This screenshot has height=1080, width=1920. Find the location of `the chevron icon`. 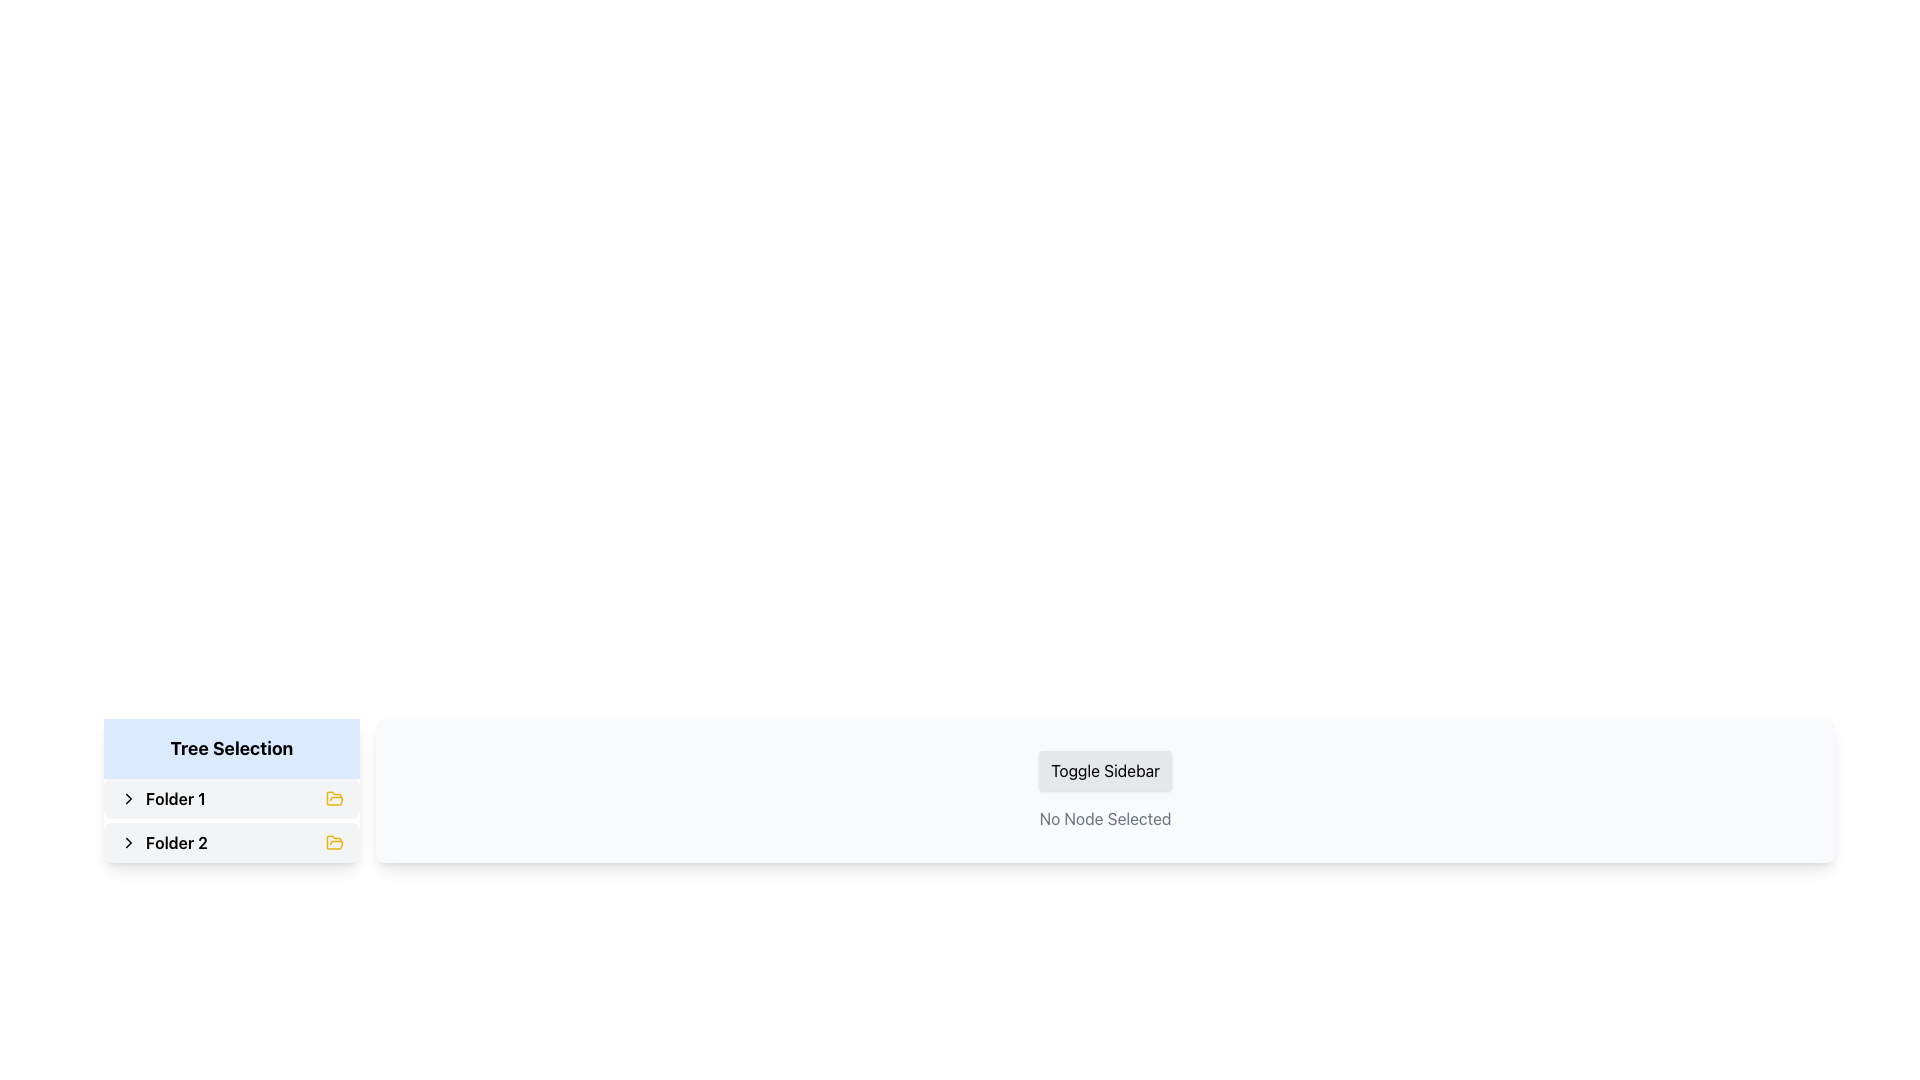

the chevron icon is located at coordinates (128, 843).